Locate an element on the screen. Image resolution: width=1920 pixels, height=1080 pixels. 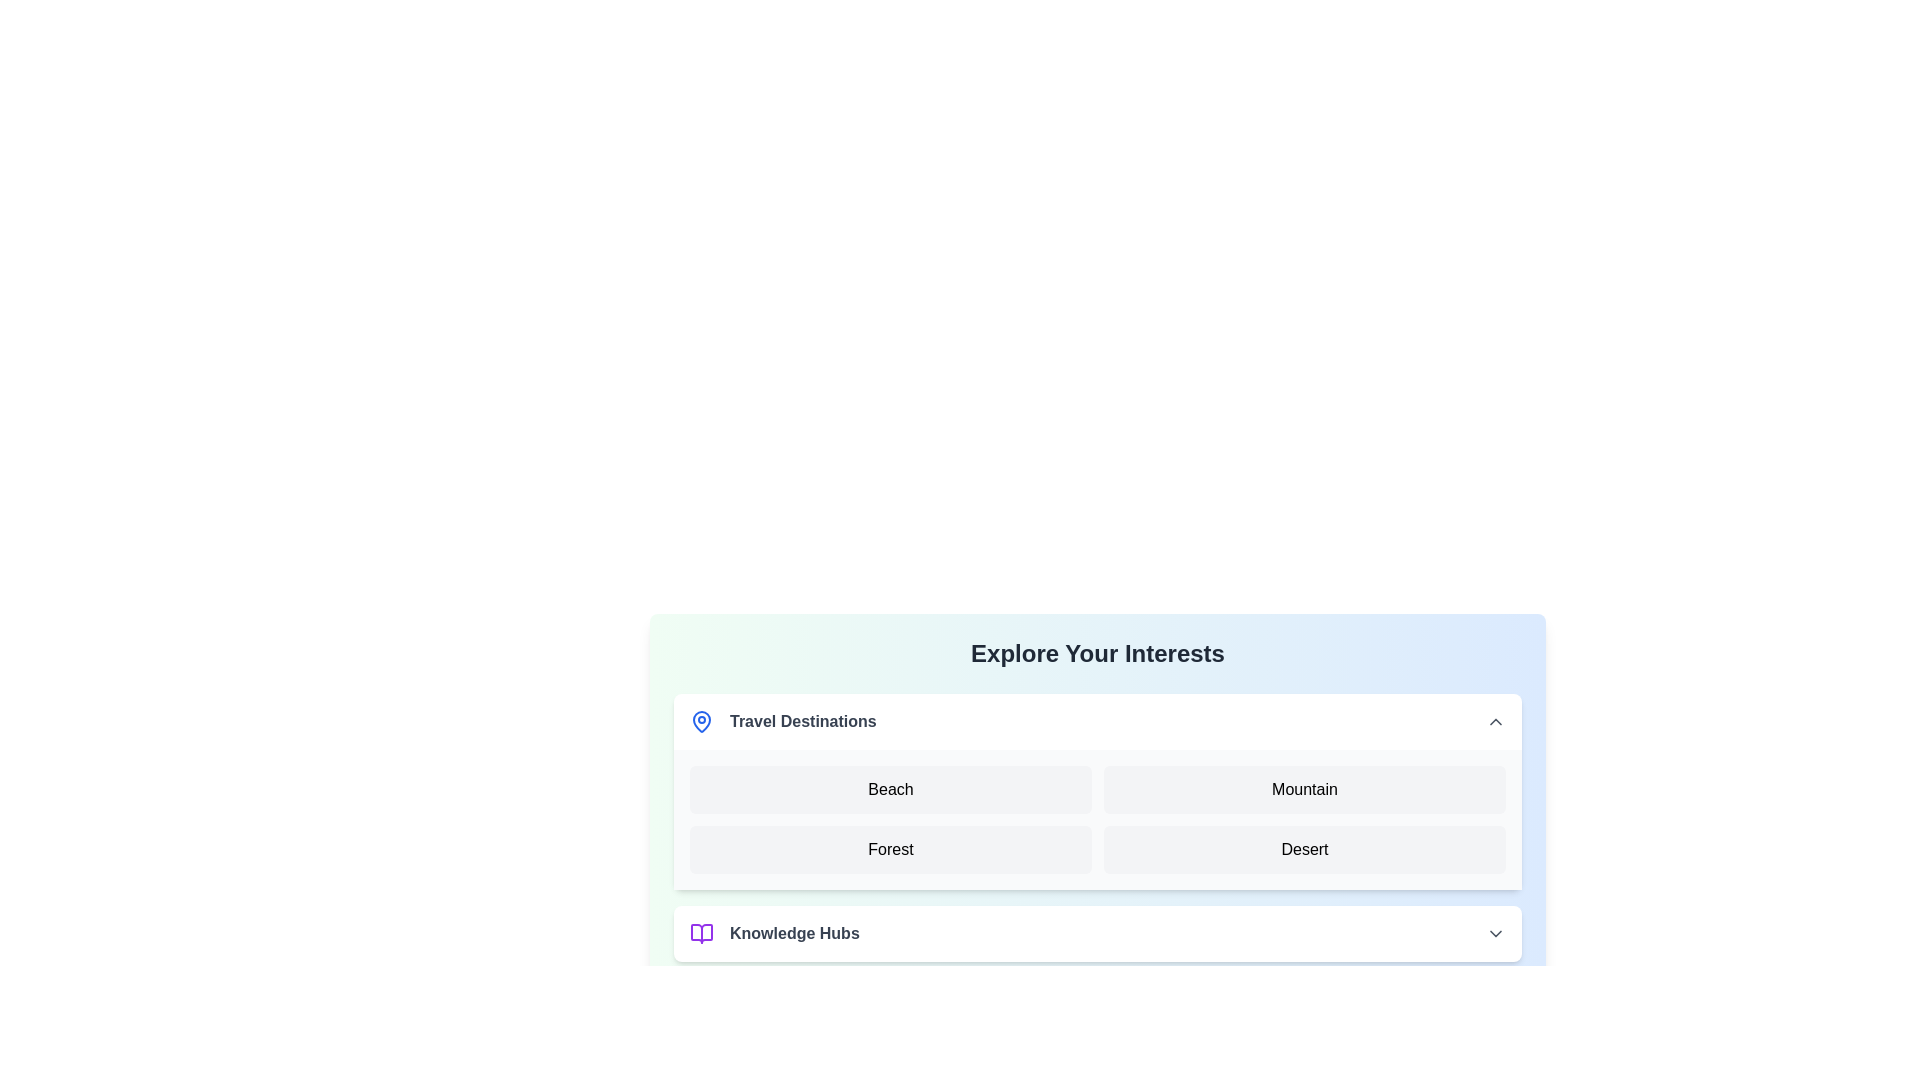
the 'Beach', 'Mountain', 'Forest', or 'Desert' button within the 'Travel Destinations' section, which is styled with a white background and rounded corners is located at coordinates (1097, 790).